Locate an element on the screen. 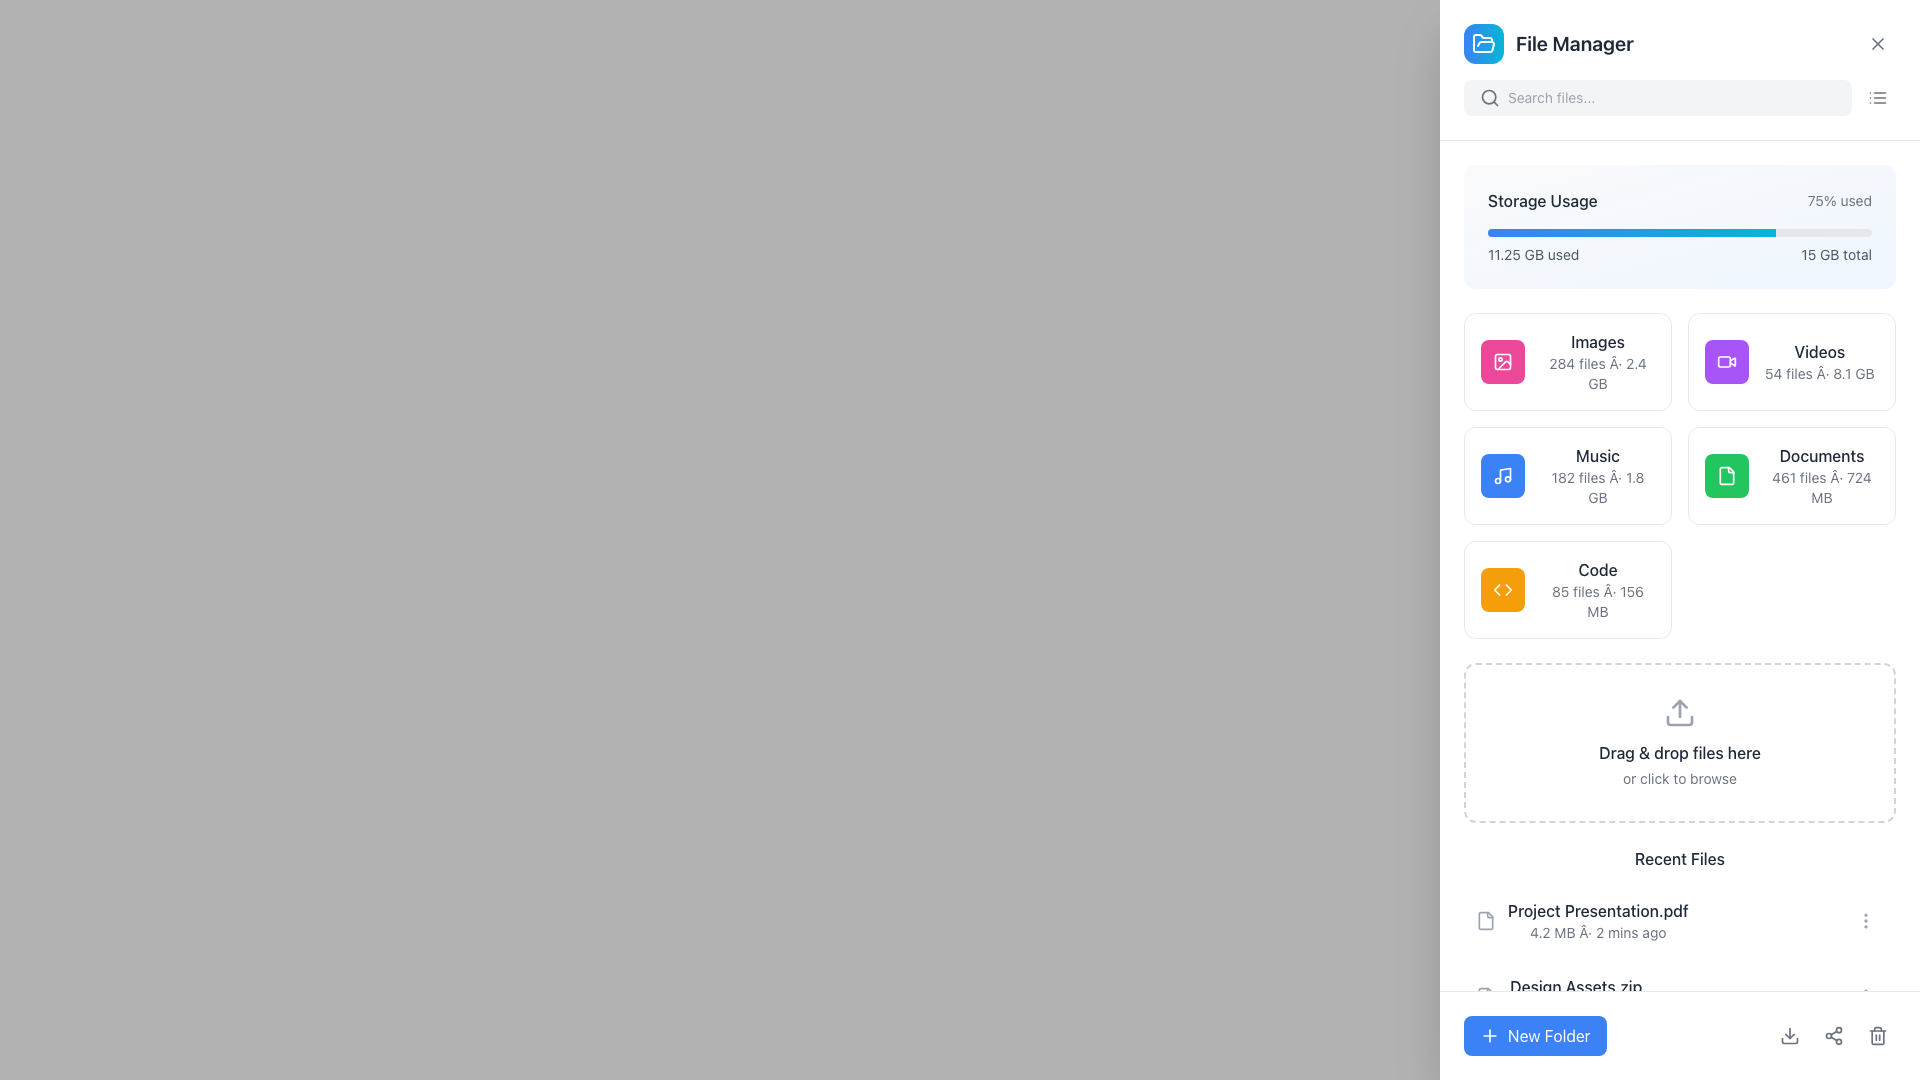  contents of the Informational Card that summarizes storage usage, located at the upper section of the file manager's main panel, below the search bar and above the navigational grid of category cards is located at coordinates (1680, 226).